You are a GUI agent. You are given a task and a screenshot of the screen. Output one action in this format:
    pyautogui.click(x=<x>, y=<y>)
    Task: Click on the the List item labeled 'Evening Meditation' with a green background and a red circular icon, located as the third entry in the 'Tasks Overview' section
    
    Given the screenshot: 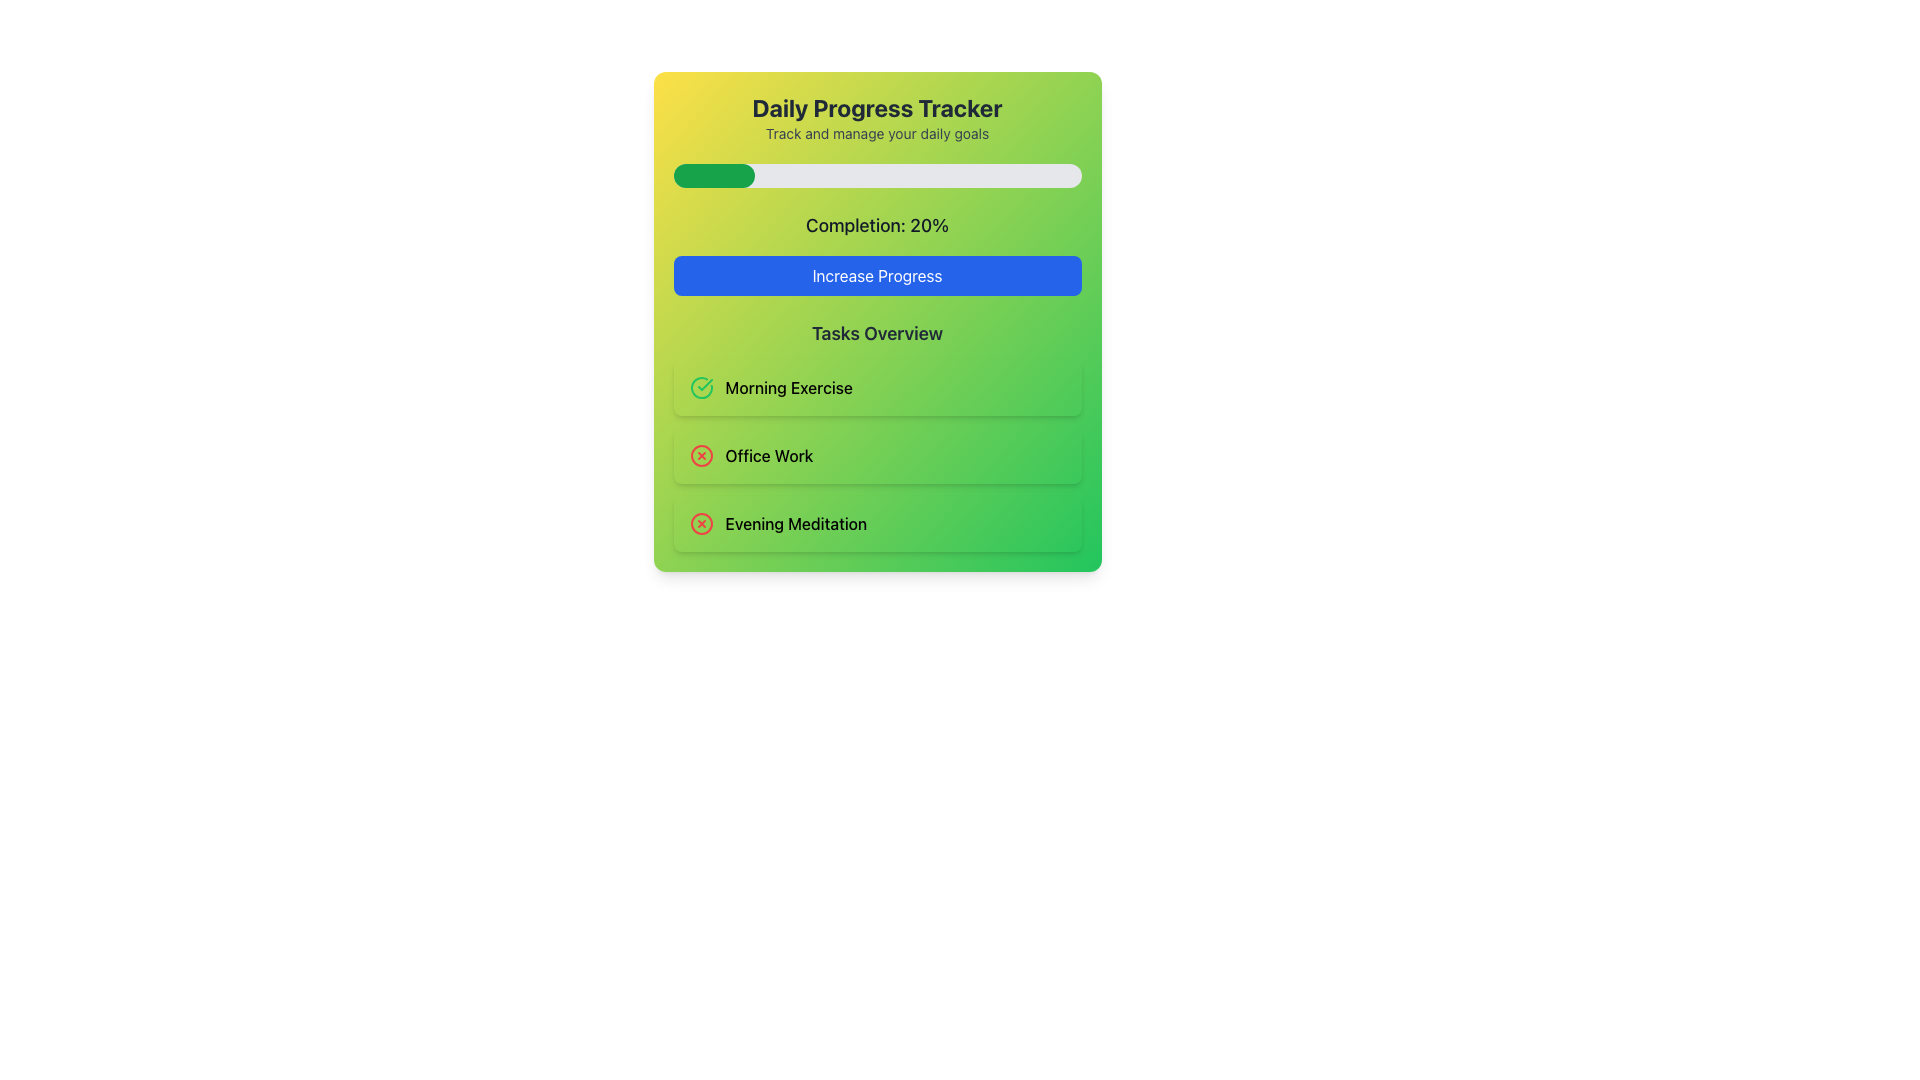 What is the action you would take?
    pyautogui.click(x=877, y=523)
    